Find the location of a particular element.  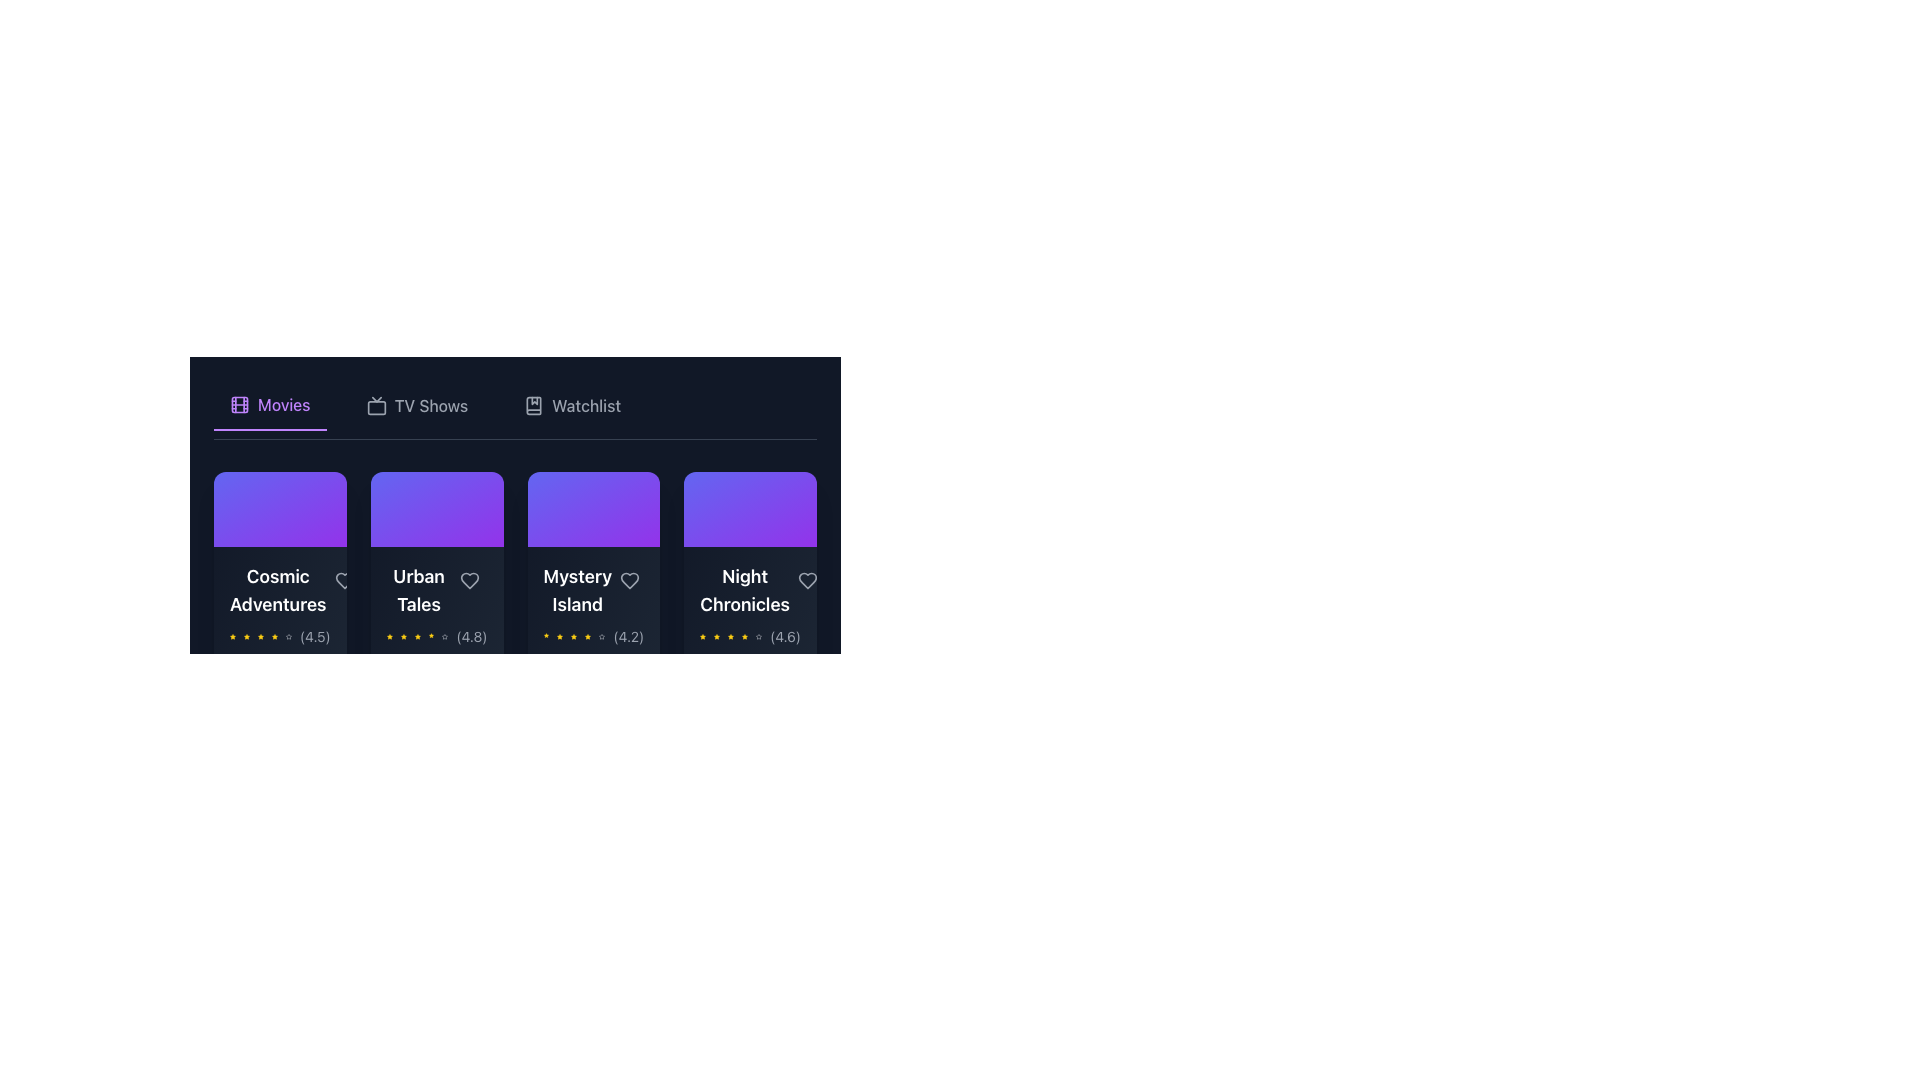

the fifth yellow-filled star icon in the rating system located beneath the 'Urban Tales' content card is located at coordinates (430, 636).